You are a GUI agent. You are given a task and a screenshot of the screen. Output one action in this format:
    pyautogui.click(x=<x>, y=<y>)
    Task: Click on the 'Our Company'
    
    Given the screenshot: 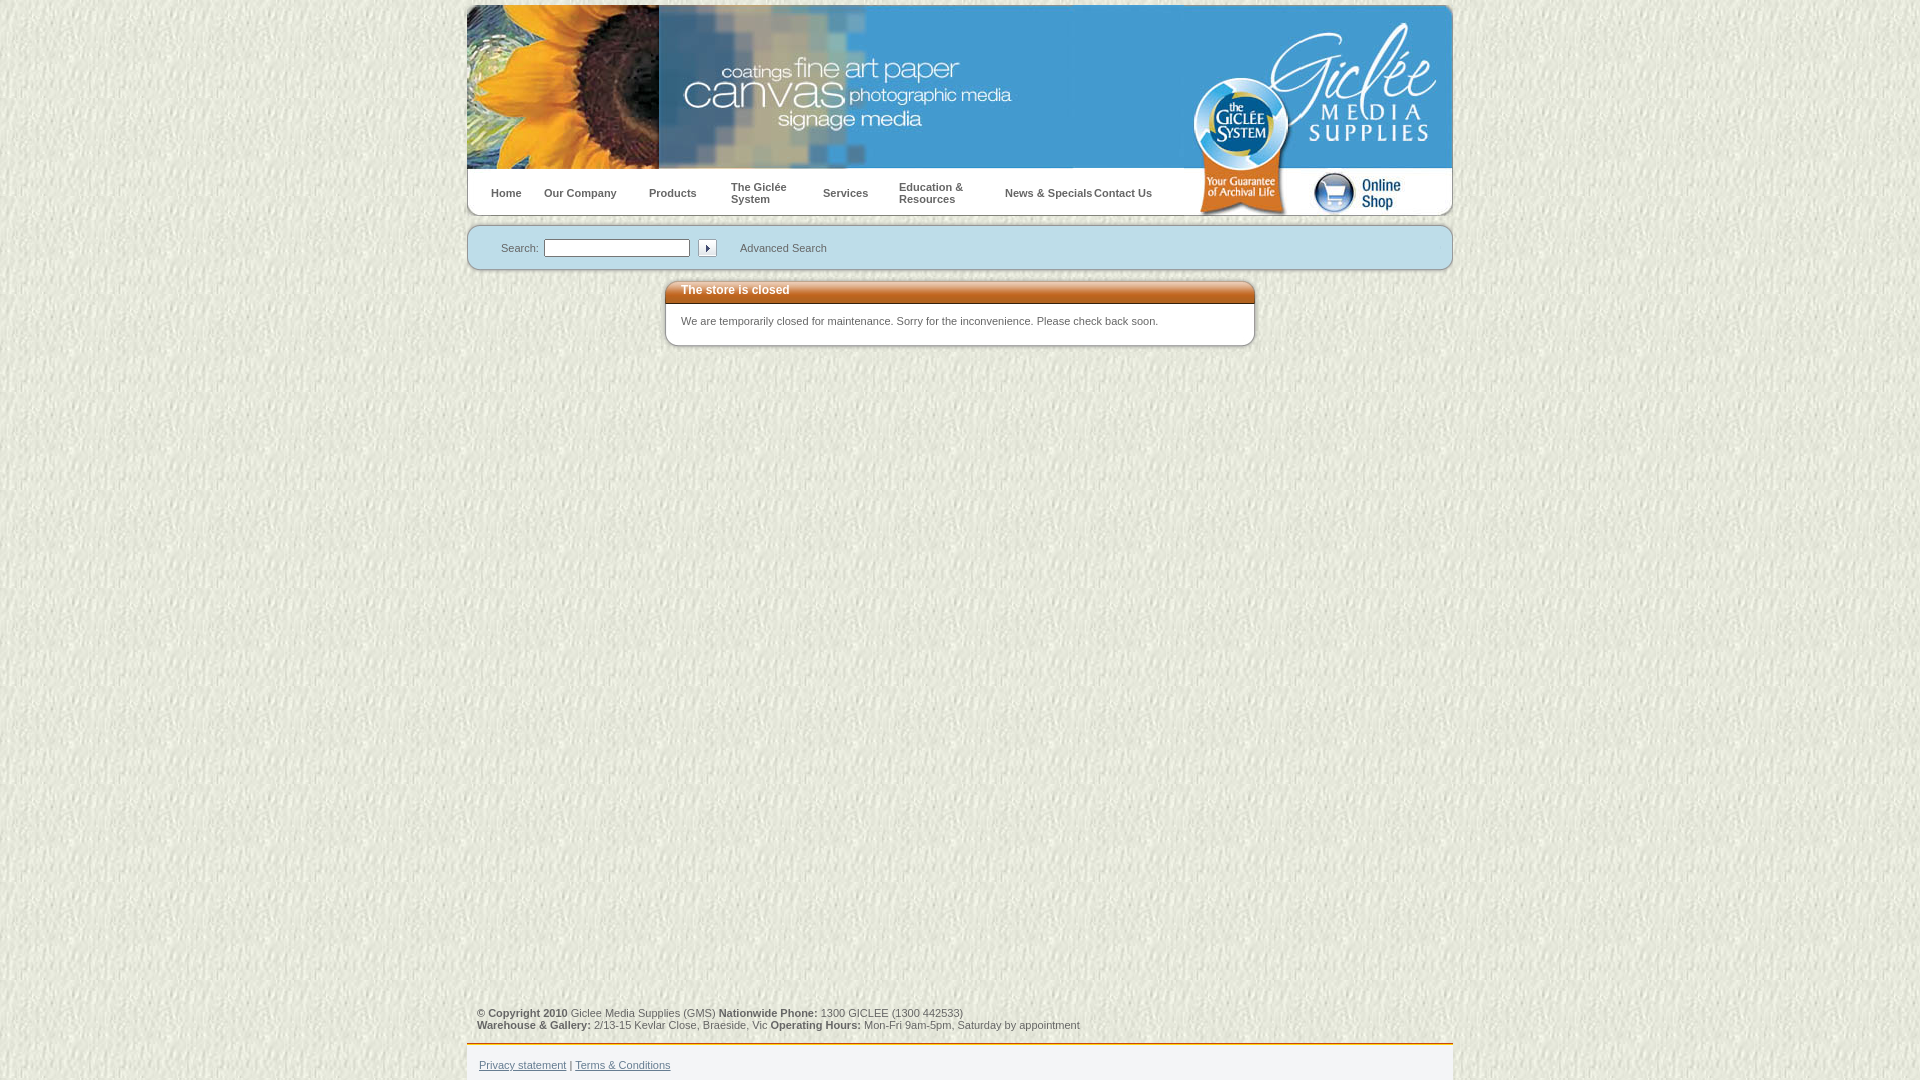 What is the action you would take?
    pyautogui.click(x=579, y=192)
    